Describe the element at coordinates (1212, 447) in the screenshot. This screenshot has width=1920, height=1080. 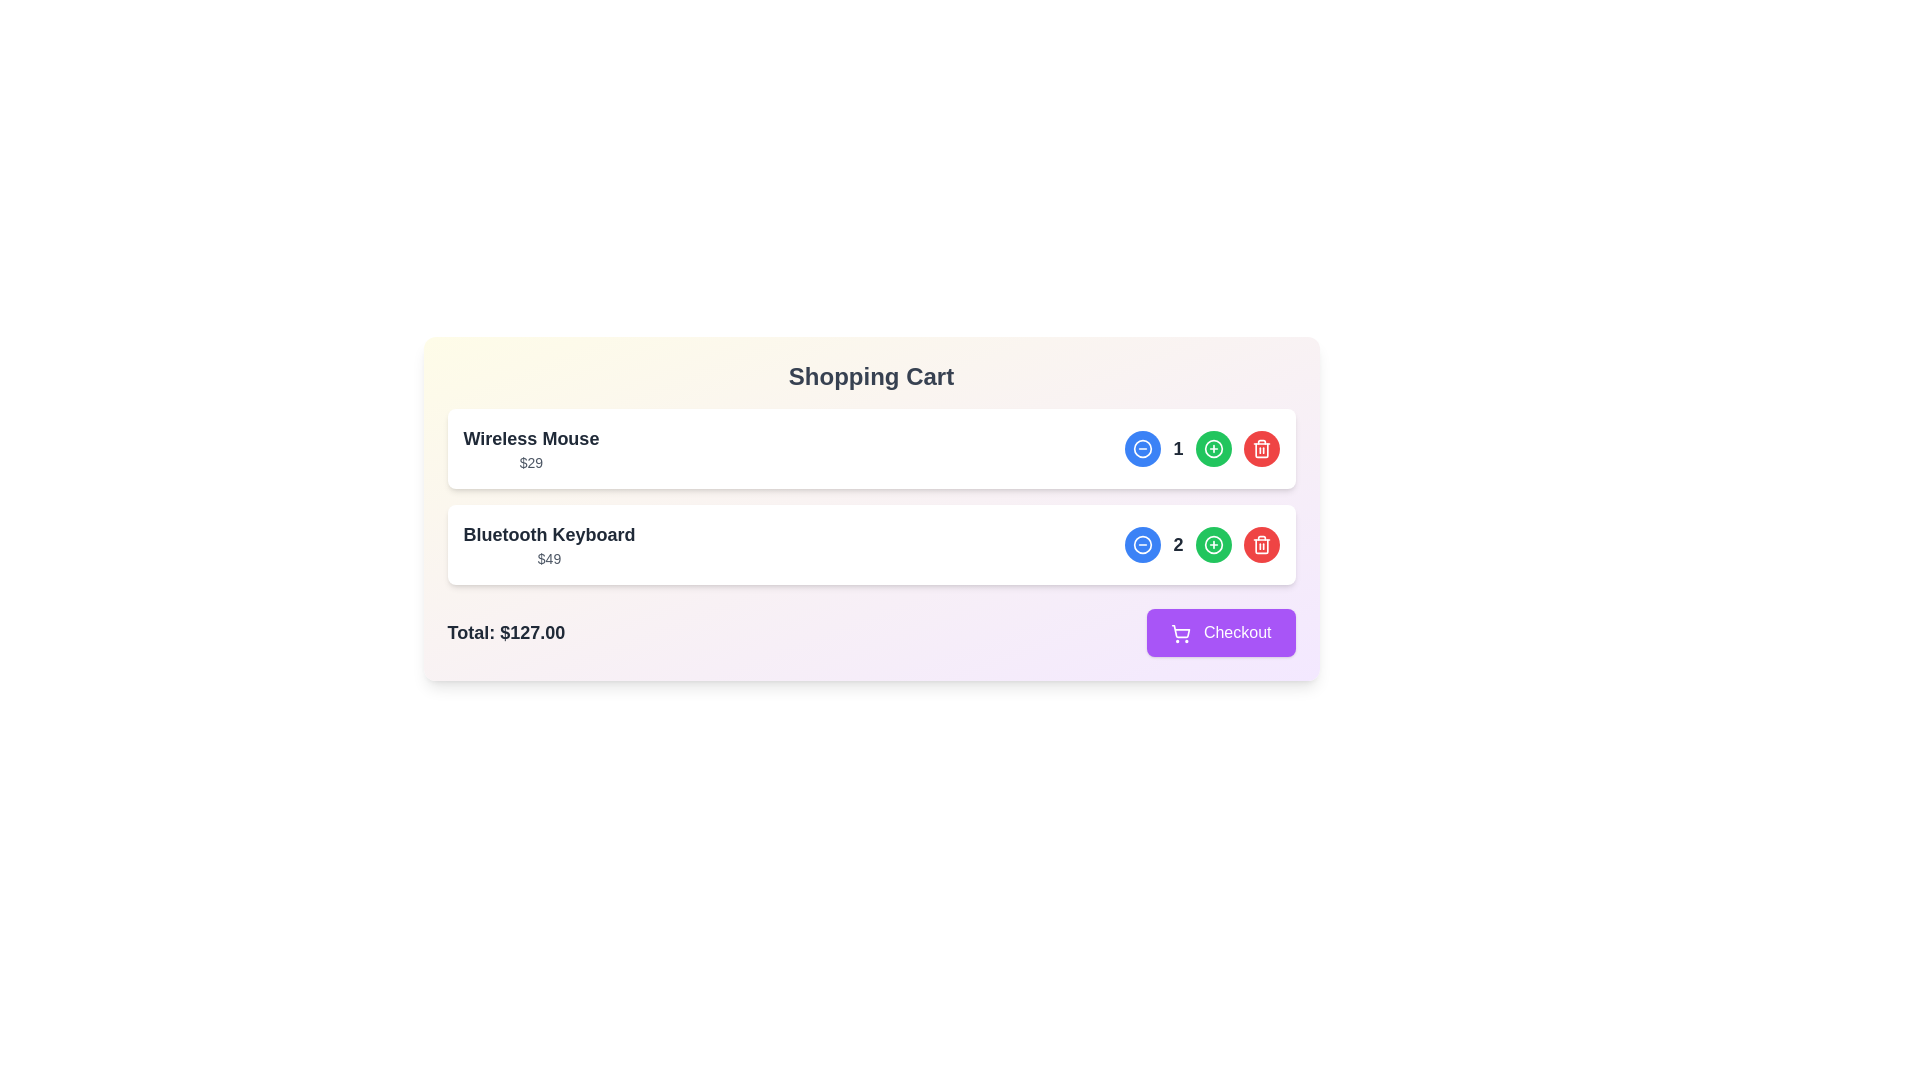
I see `the circular green button with a white plus sign (+) located on the right side of the top product row in the shopping cart interface to increase the quantity of the 'Wireless Mouse' item` at that location.